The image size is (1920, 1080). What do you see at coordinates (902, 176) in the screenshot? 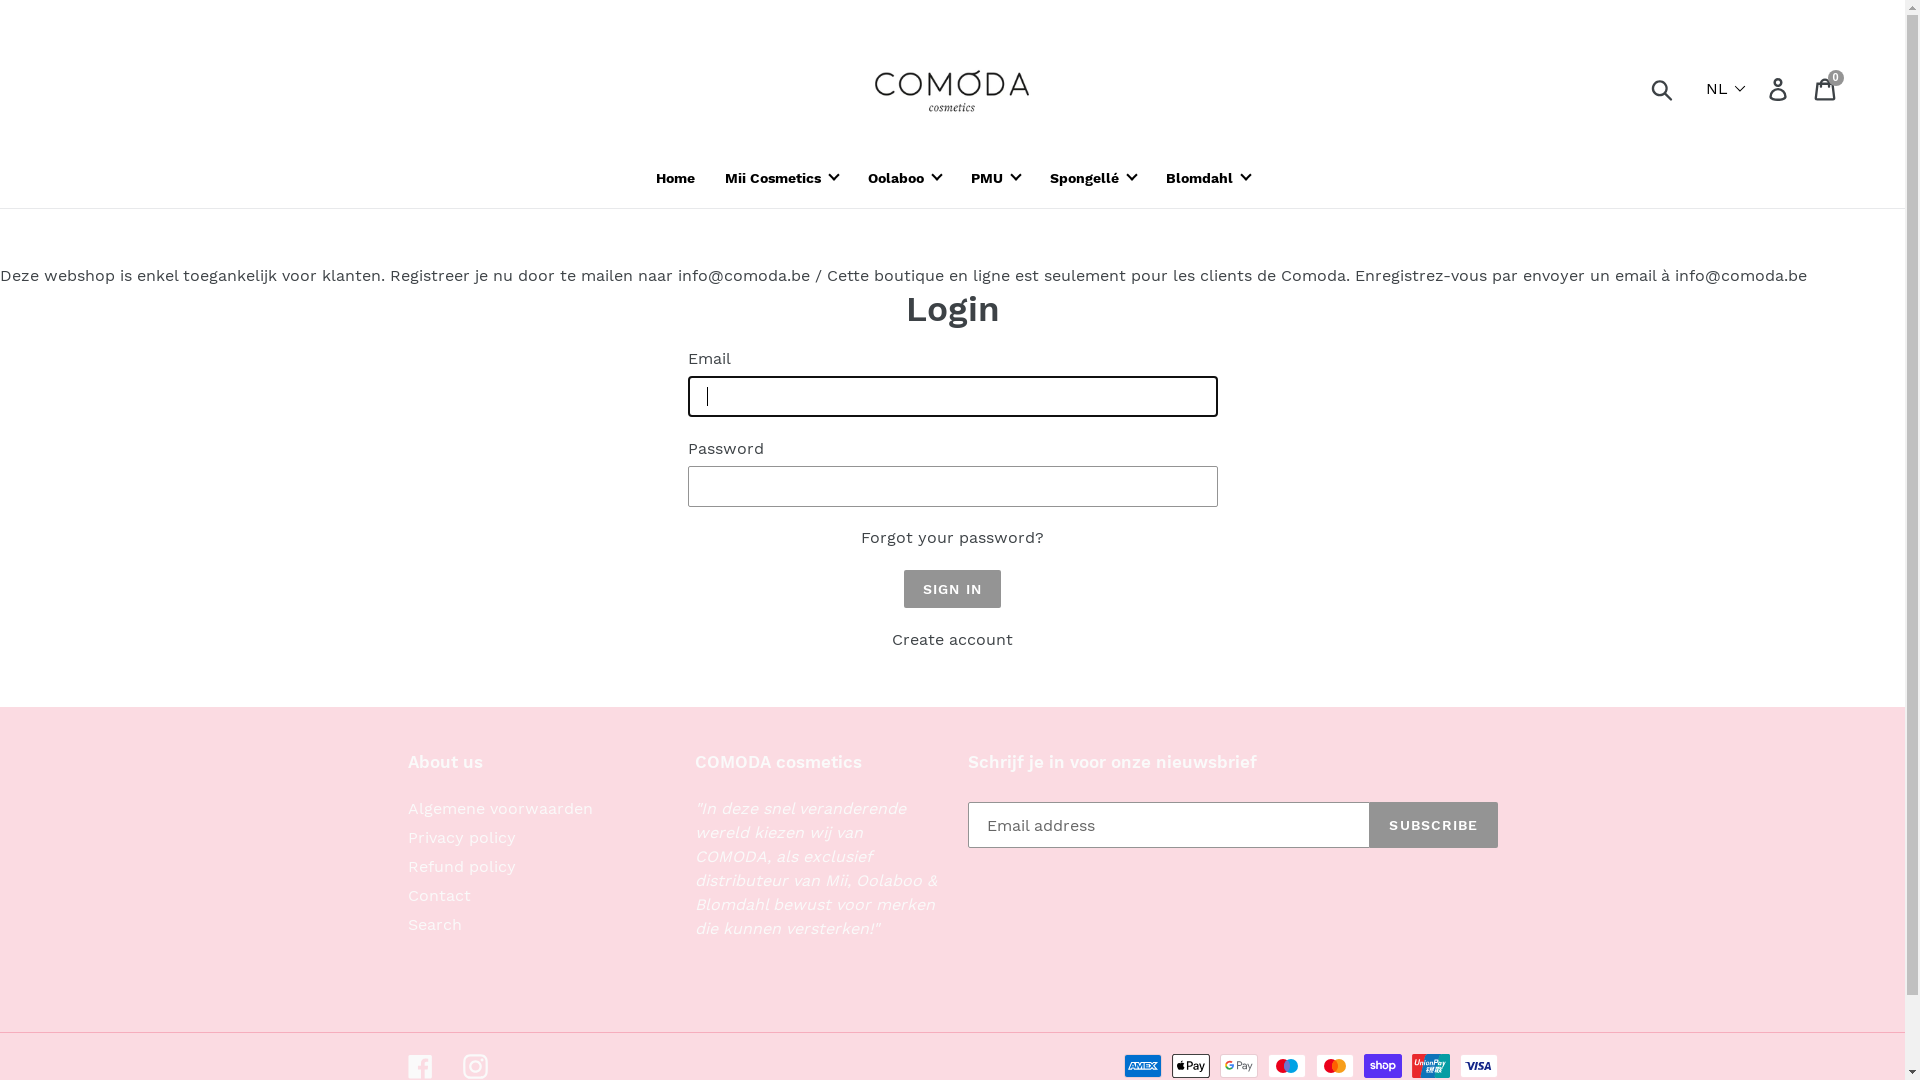
I see `'Oolaboo'` at bounding box center [902, 176].